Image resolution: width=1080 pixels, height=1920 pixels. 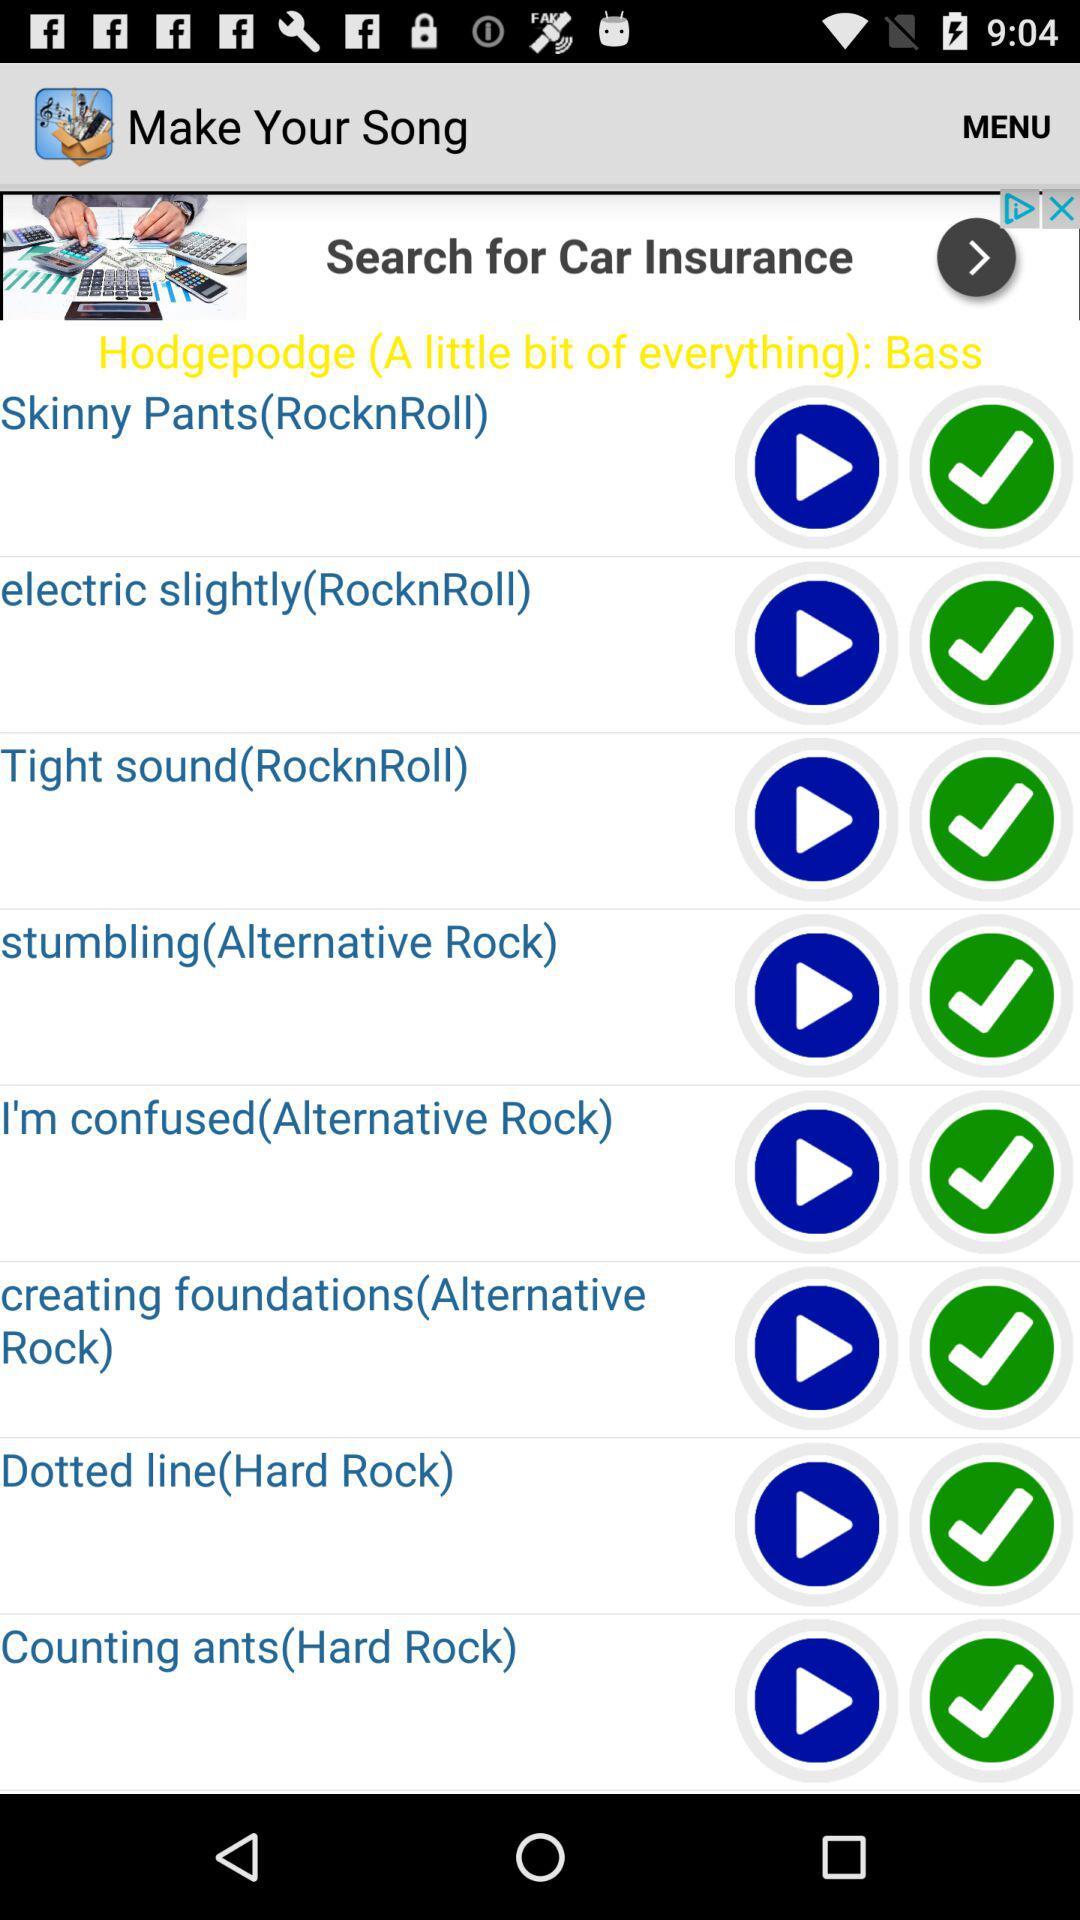 What do you see at coordinates (817, 644) in the screenshot?
I see `song` at bounding box center [817, 644].